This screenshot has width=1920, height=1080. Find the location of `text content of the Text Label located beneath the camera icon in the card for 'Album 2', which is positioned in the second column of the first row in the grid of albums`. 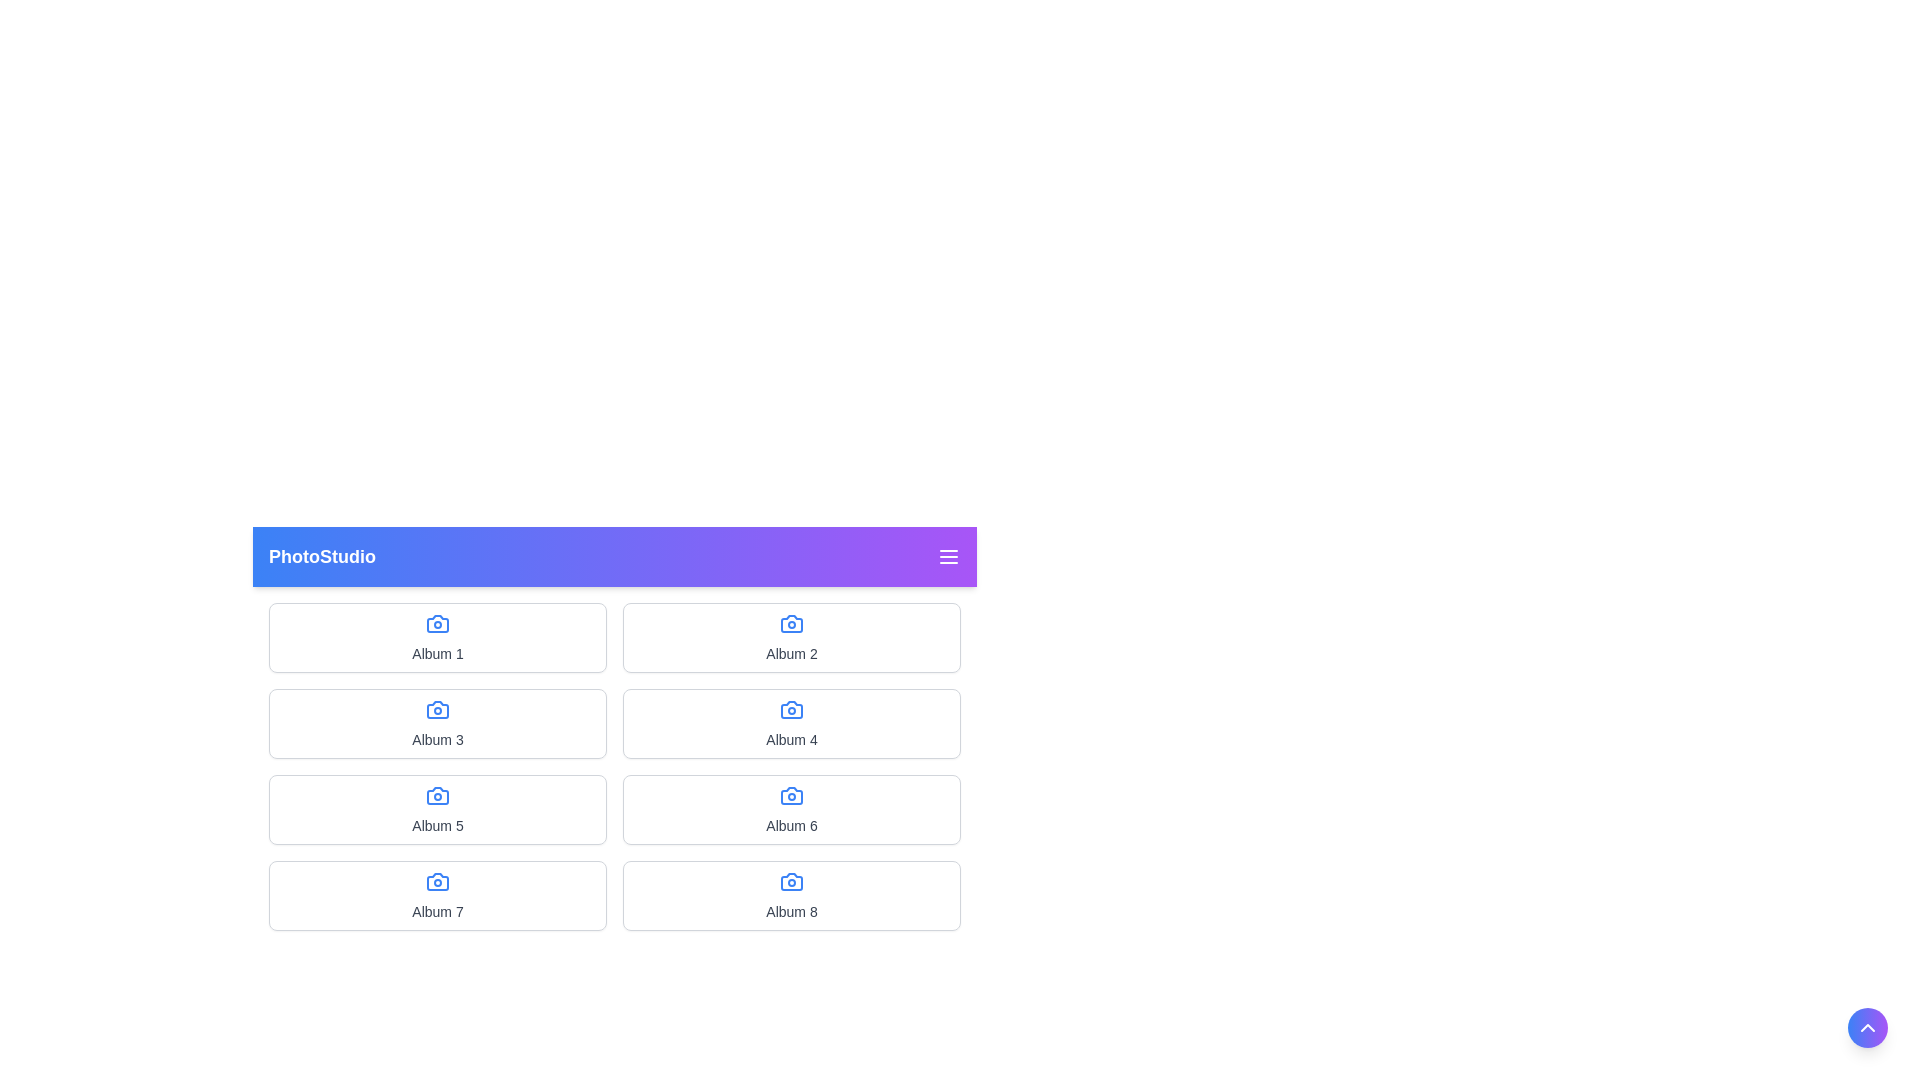

text content of the Text Label located beneath the camera icon in the card for 'Album 2', which is positioned in the second column of the first row in the grid of albums is located at coordinates (791, 654).